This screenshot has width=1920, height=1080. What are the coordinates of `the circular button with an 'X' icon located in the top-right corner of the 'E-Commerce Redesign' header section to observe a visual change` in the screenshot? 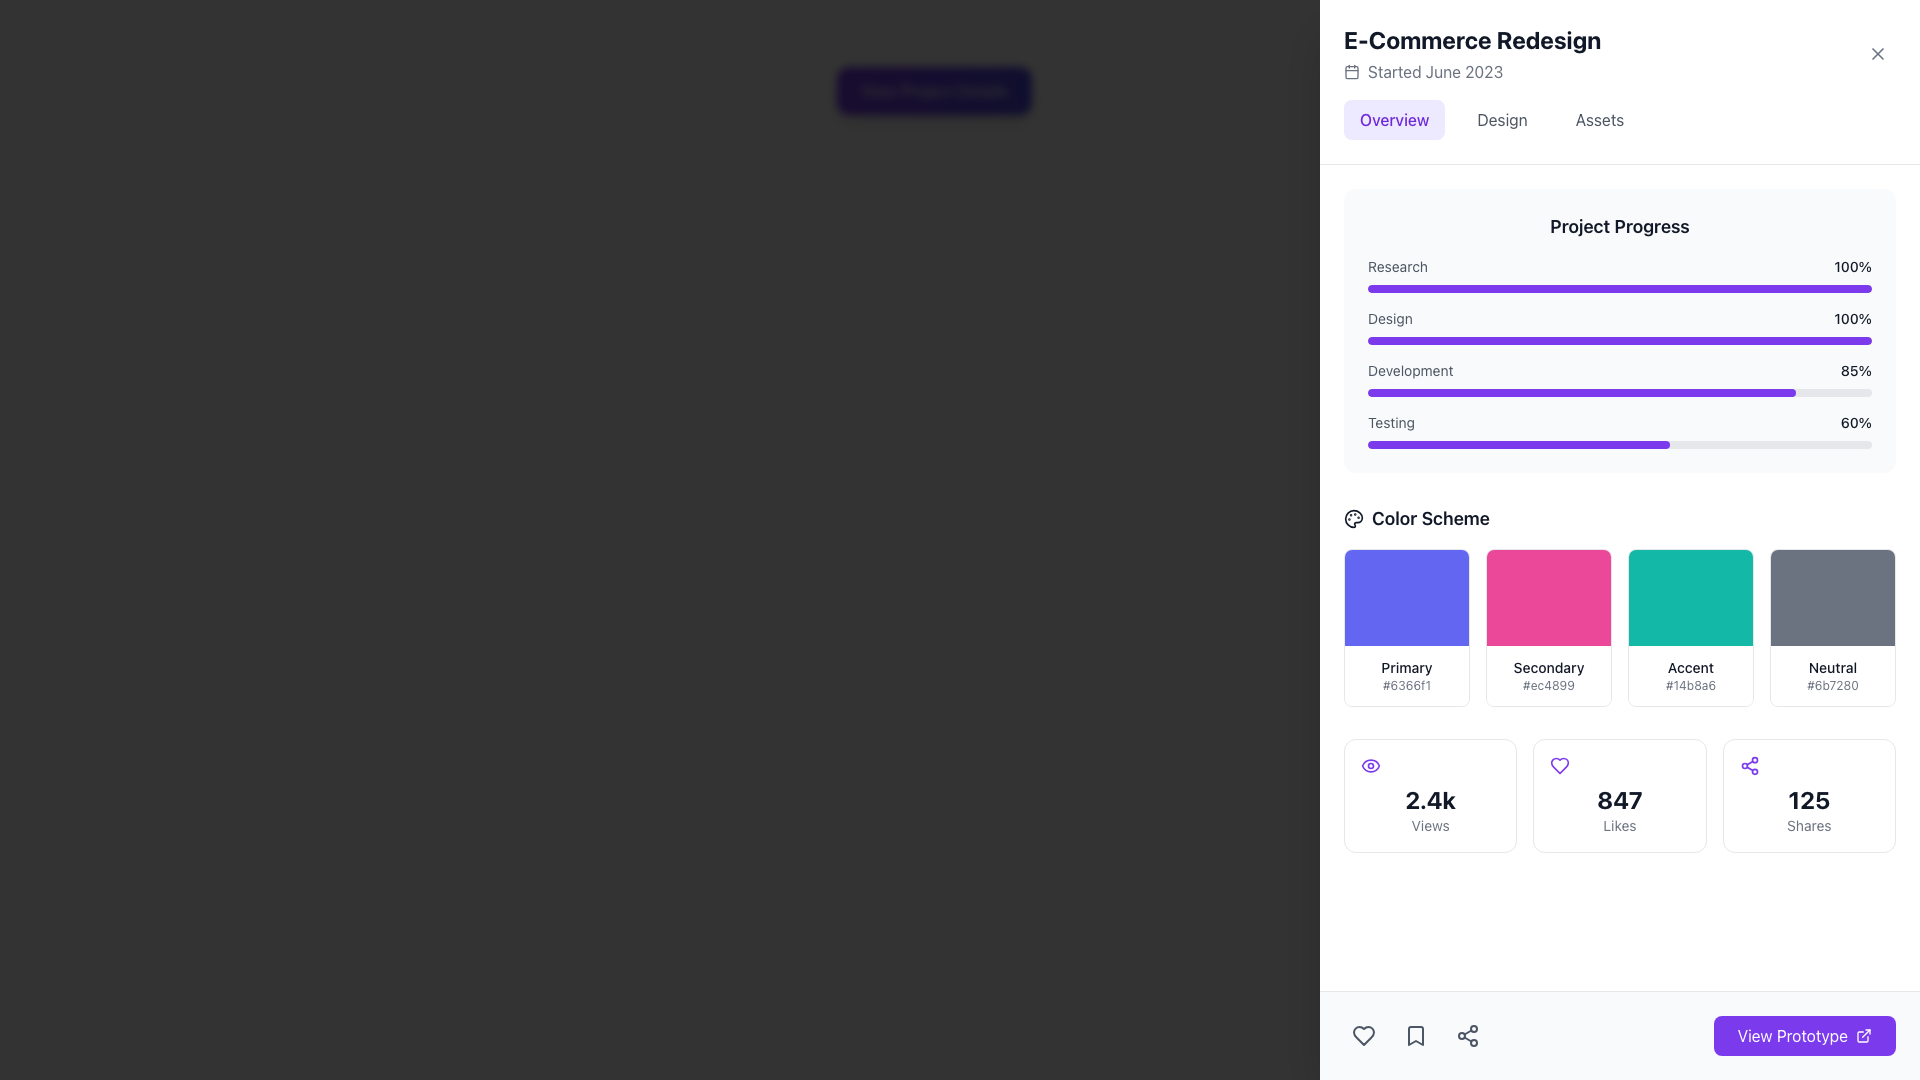 It's located at (1876, 53).